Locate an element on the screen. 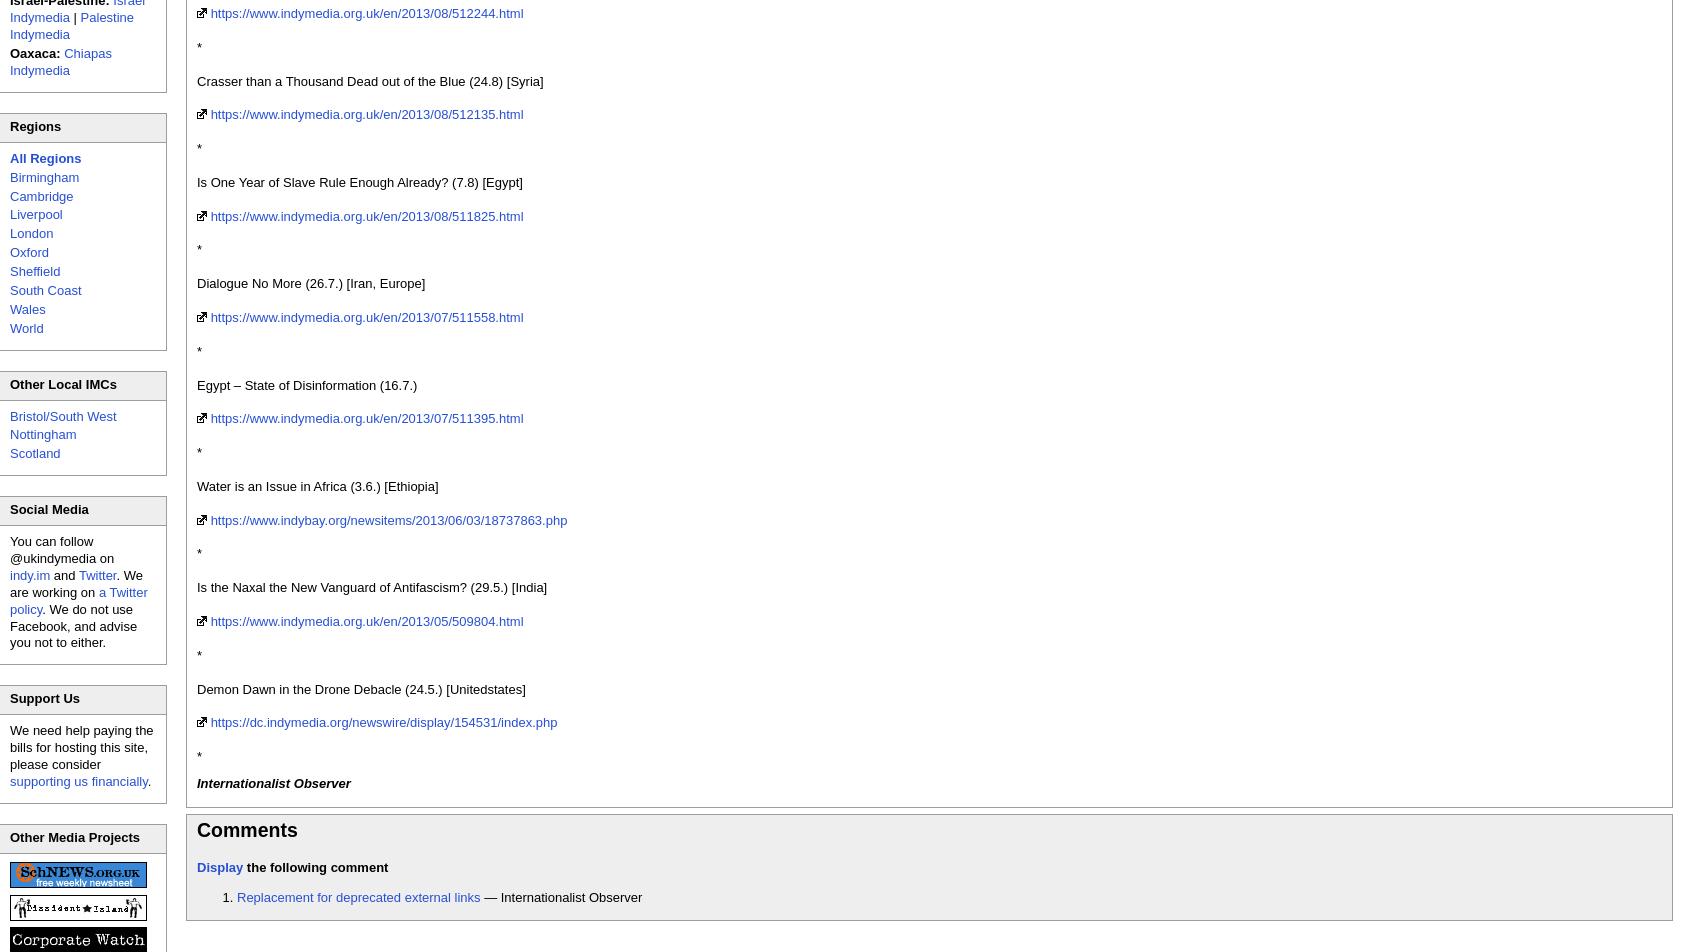  'https://www.indymedia.org.uk/en/2013/08/511825.html' is located at coordinates (366, 215).